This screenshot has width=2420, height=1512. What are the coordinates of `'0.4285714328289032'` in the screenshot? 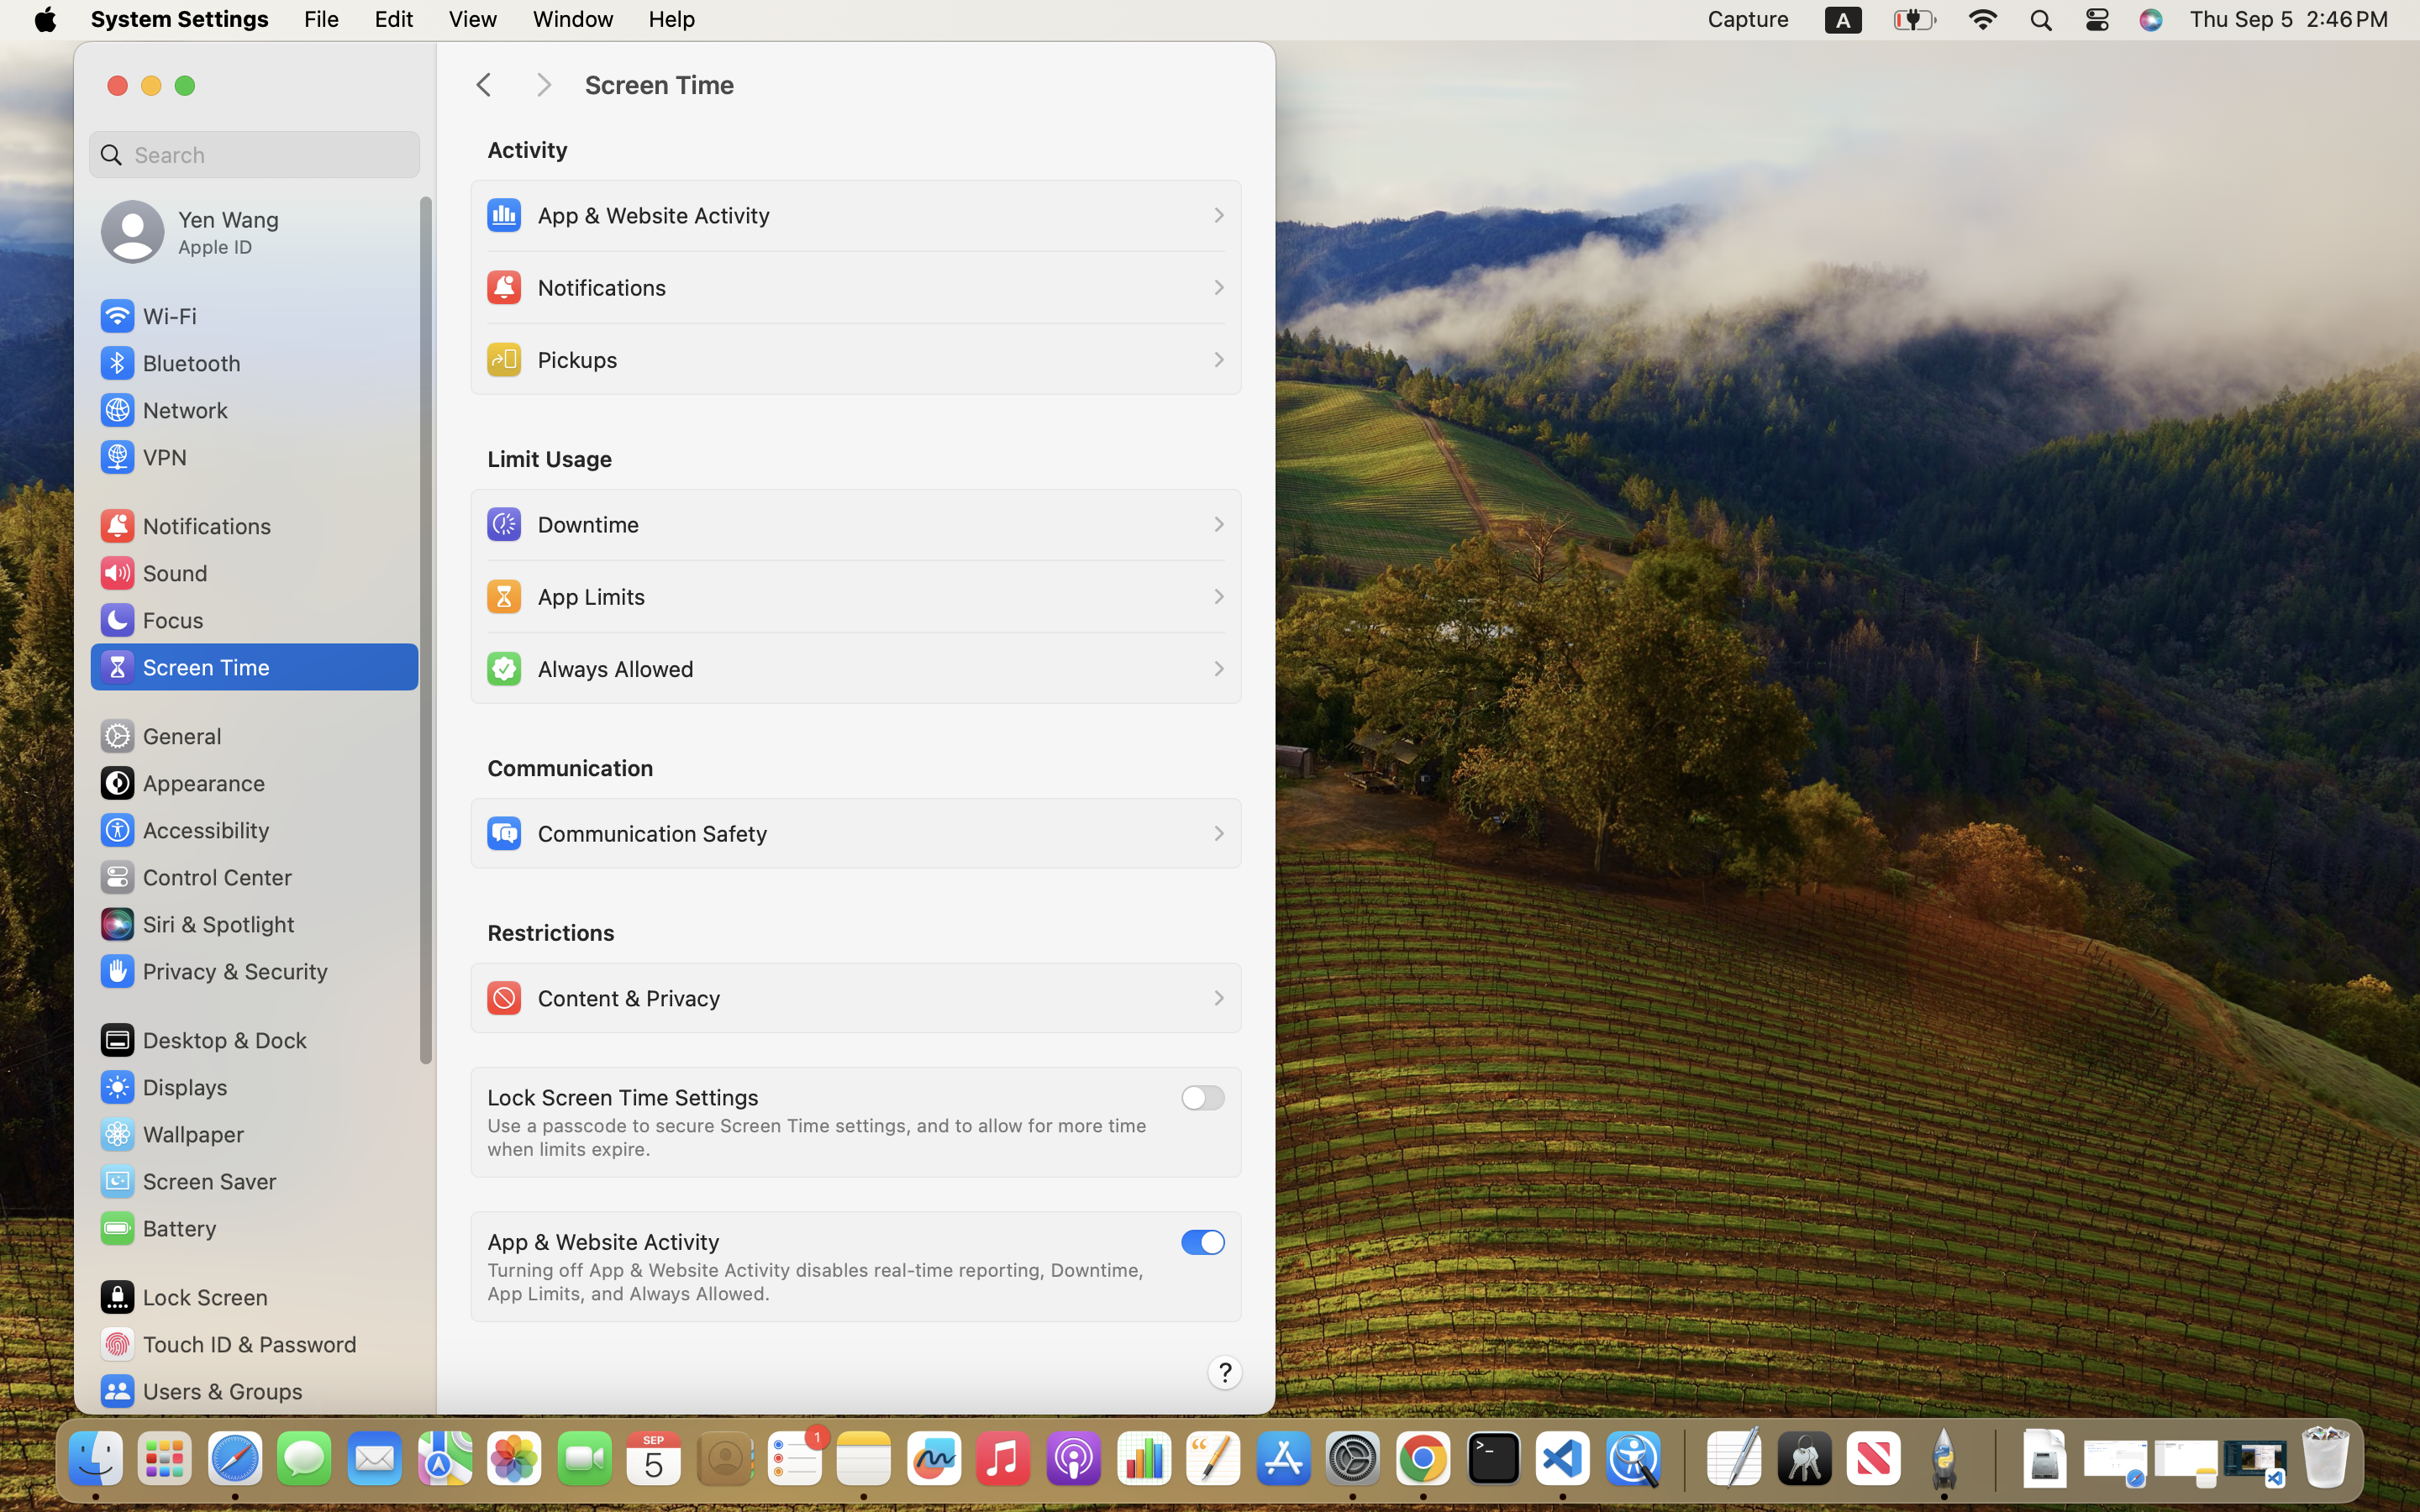 It's located at (1681, 1459).